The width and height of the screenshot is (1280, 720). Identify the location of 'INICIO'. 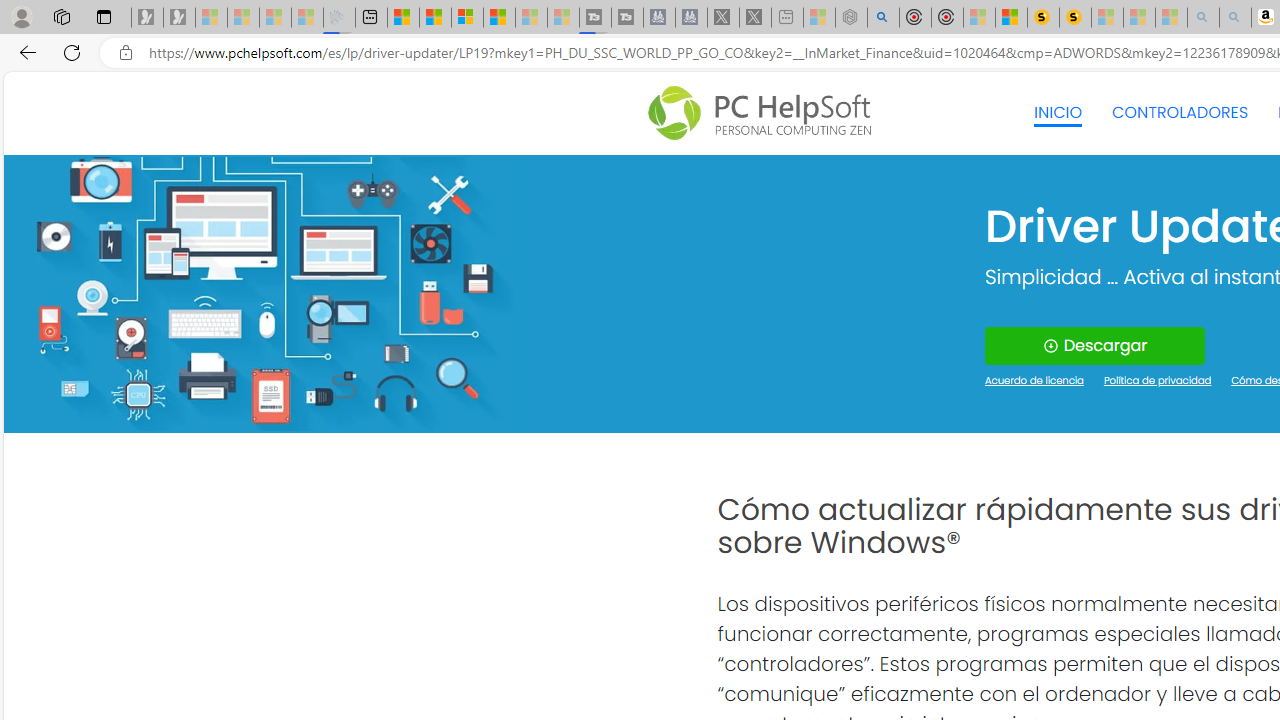
(1056, 113).